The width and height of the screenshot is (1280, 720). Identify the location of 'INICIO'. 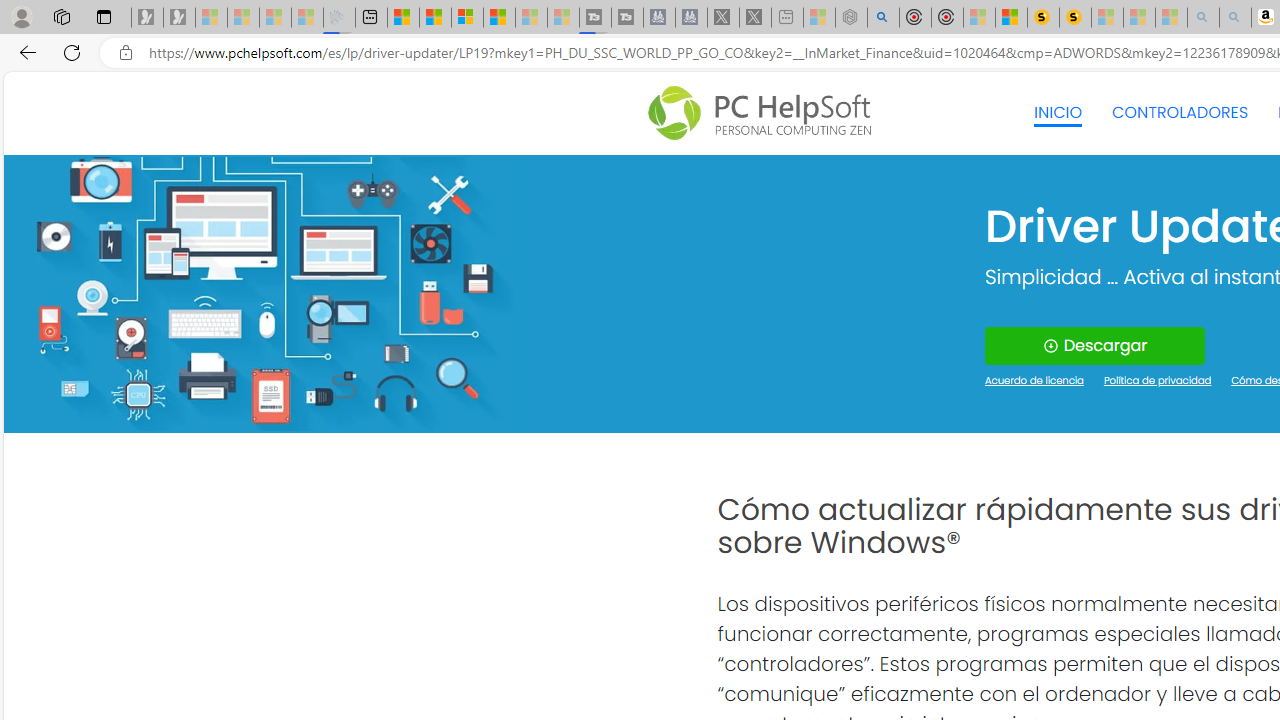
(1056, 113).